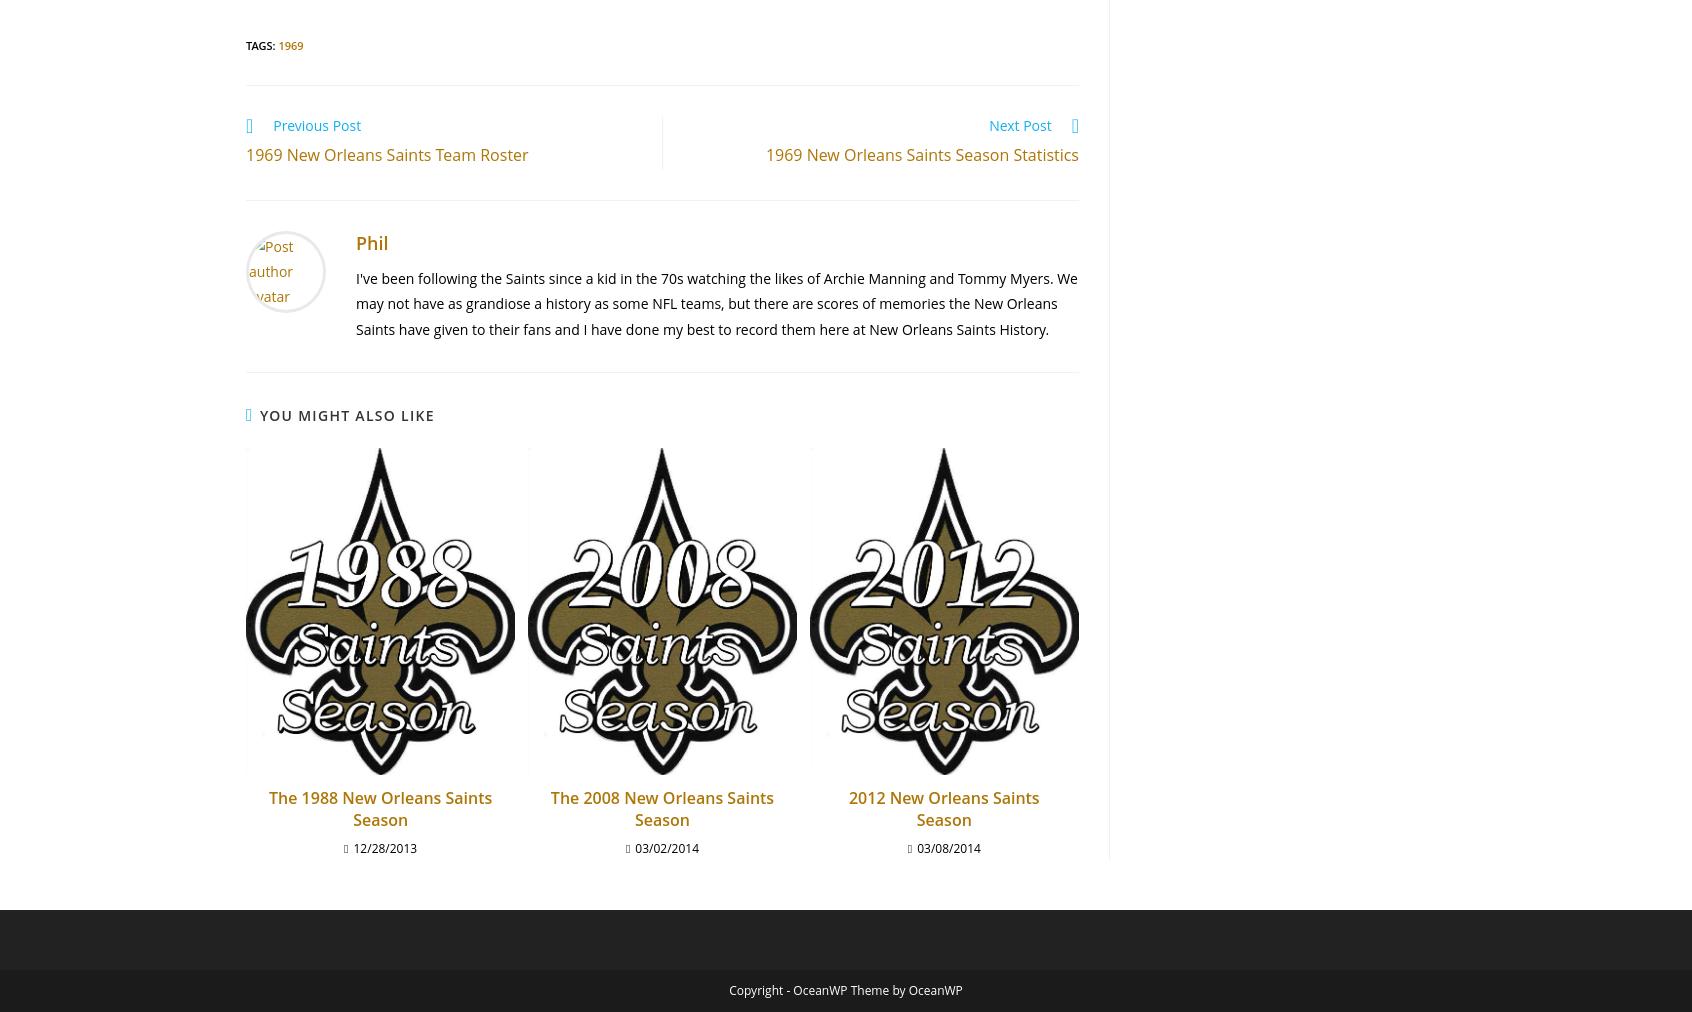  I want to click on 'I've been following the Saints since a kid in the 70s watching the likes of Archie Manning and Tommy Myers.
 We may not have as grandiose a history as some NFL teams, but there are scores of memories the New Orleans Saints have given to their fans and I have done my best to record them here at New Orleans Saints History.', so click(715, 302).